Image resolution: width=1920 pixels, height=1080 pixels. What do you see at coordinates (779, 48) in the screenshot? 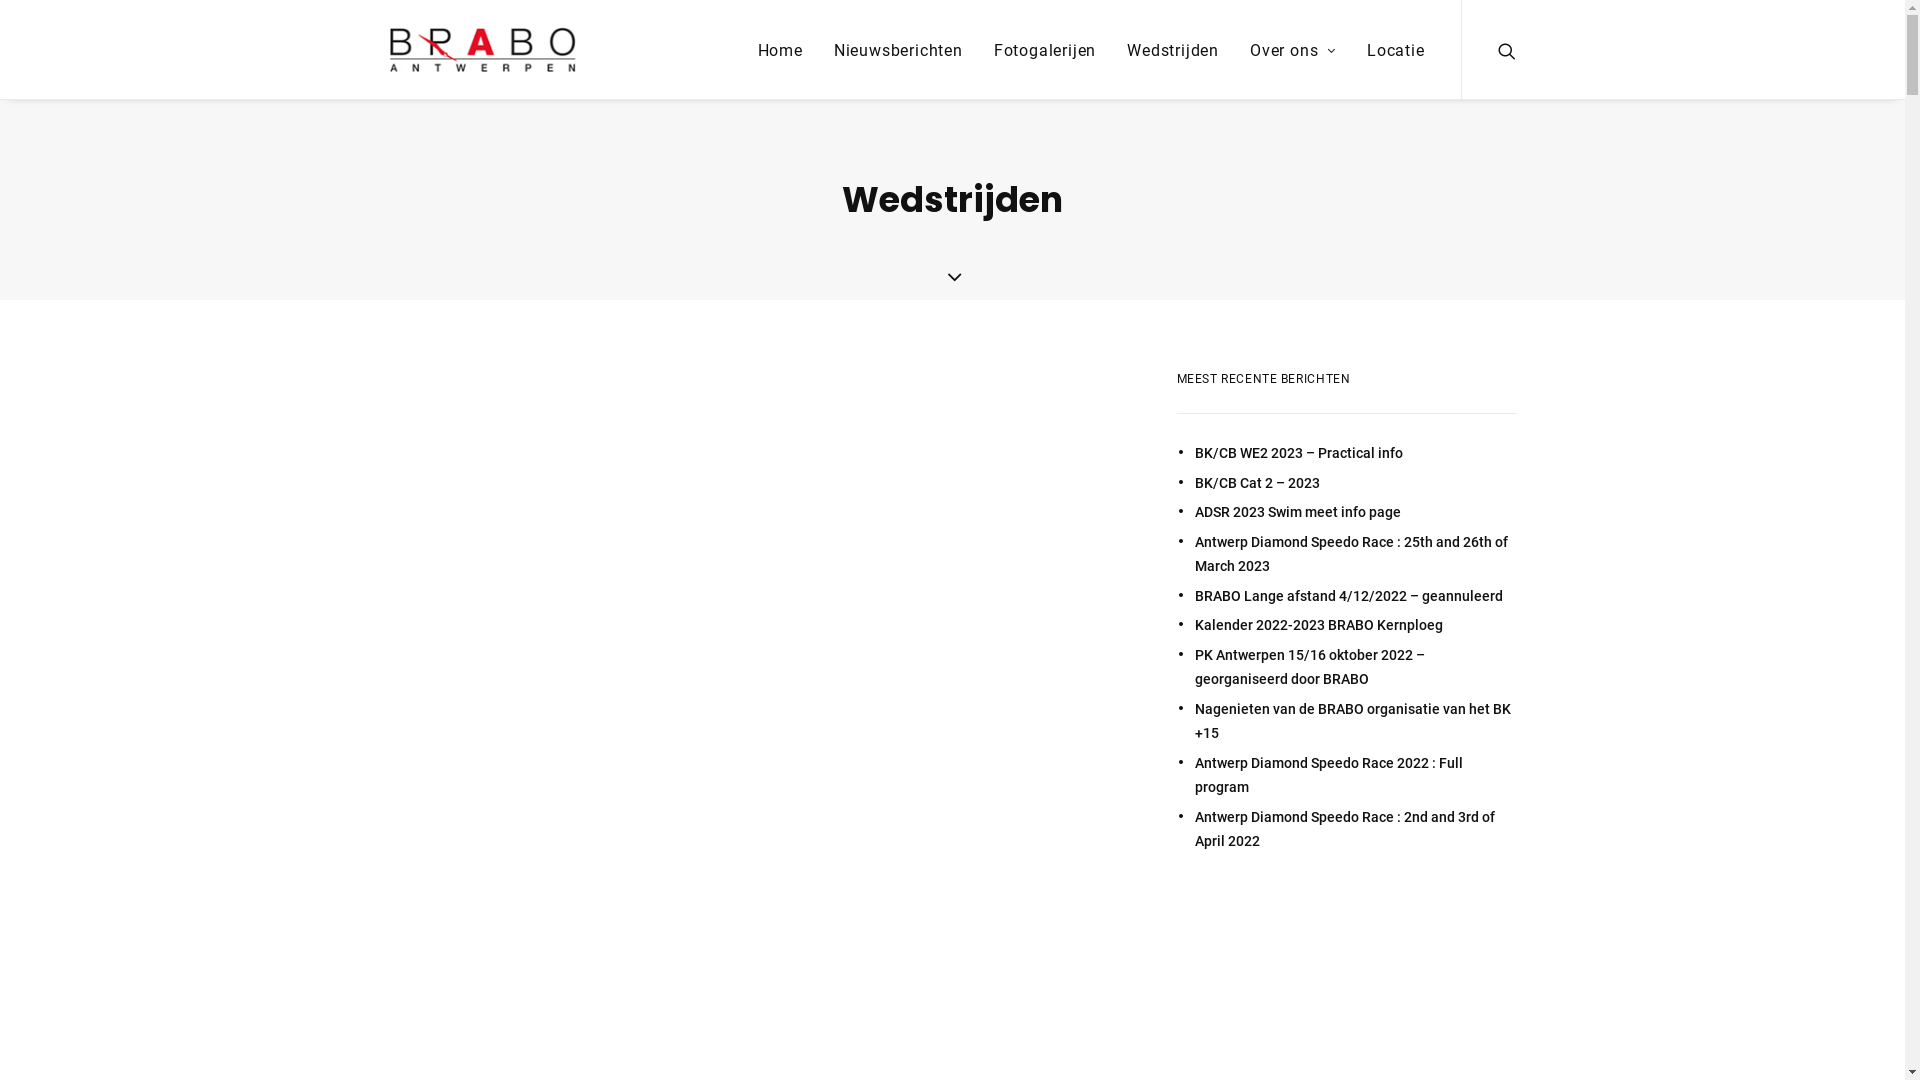
I see `'Home'` at bounding box center [779, 48].